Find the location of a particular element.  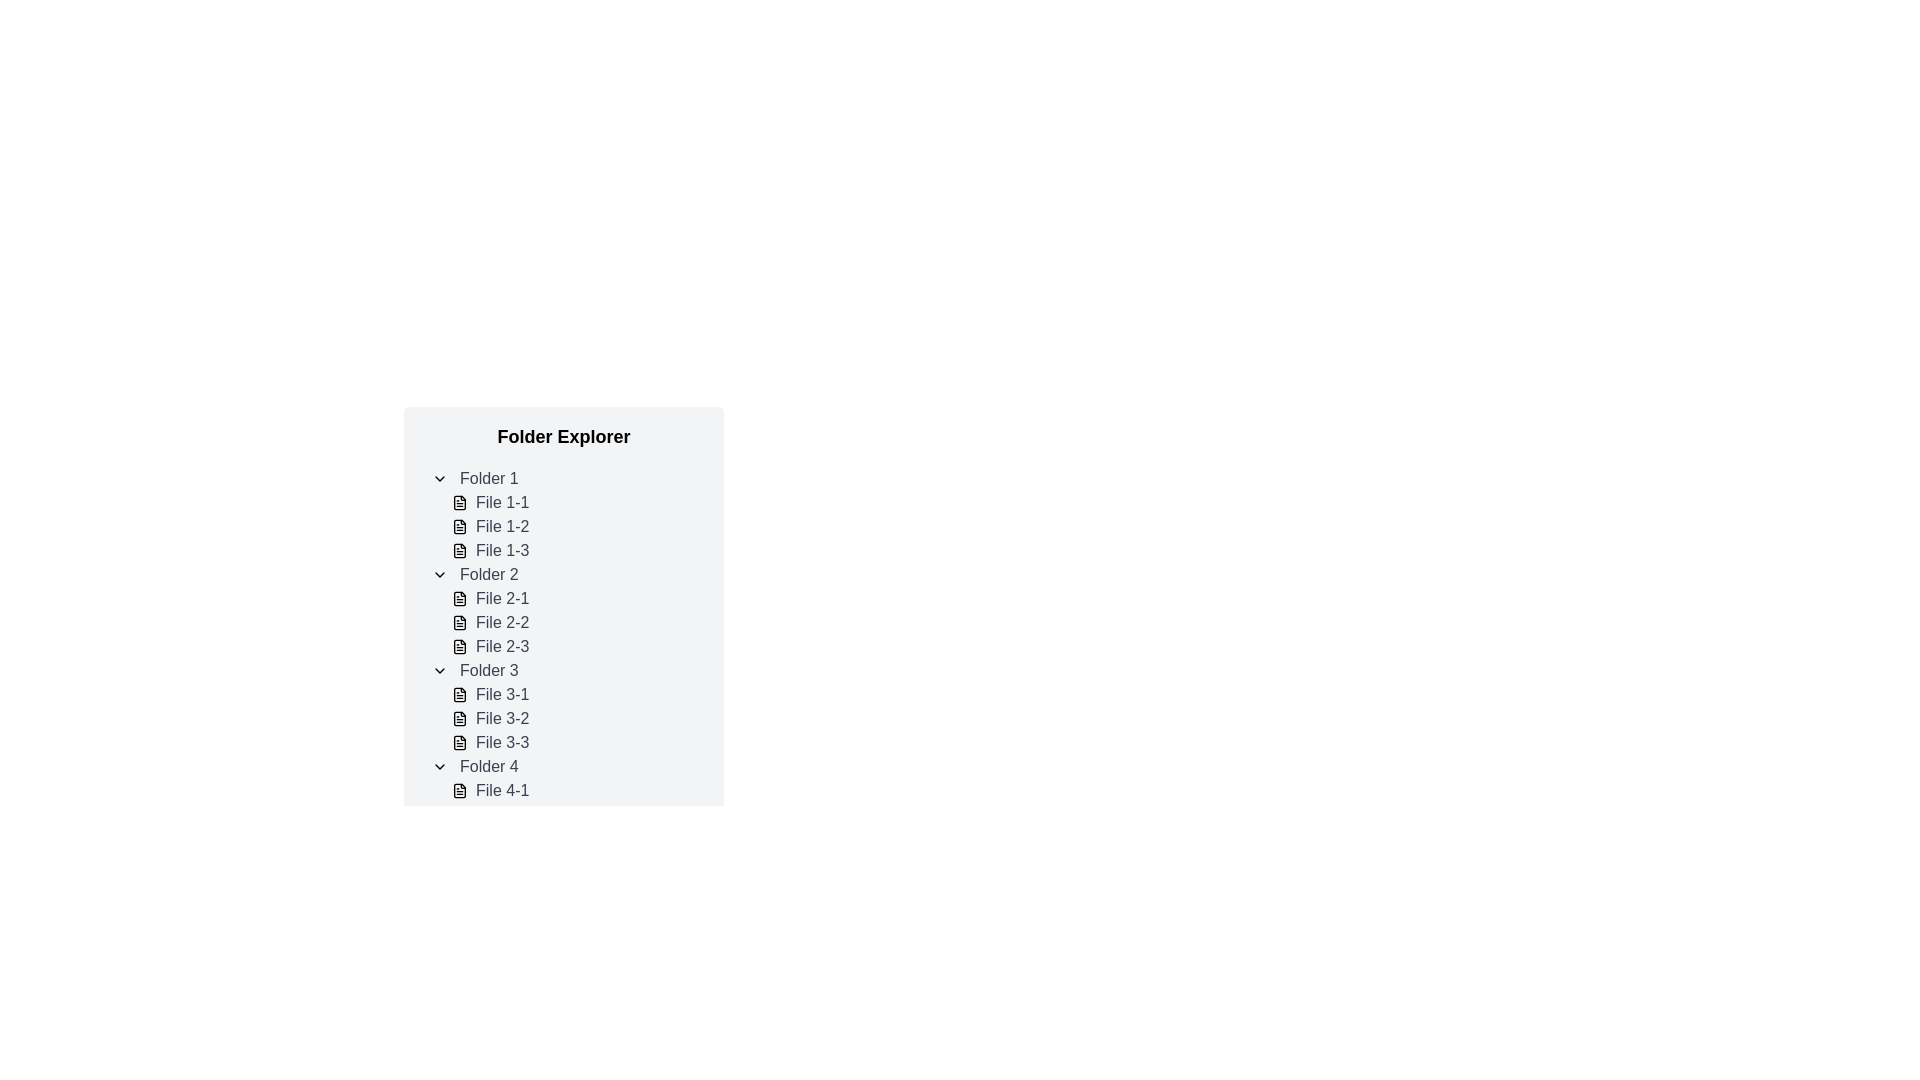

the collapsible tree view node representing 'Folder 3', which contains the files 'File 3-1', 'File 3-2', and 'File 3-3' is located at coordinates (563, 705).